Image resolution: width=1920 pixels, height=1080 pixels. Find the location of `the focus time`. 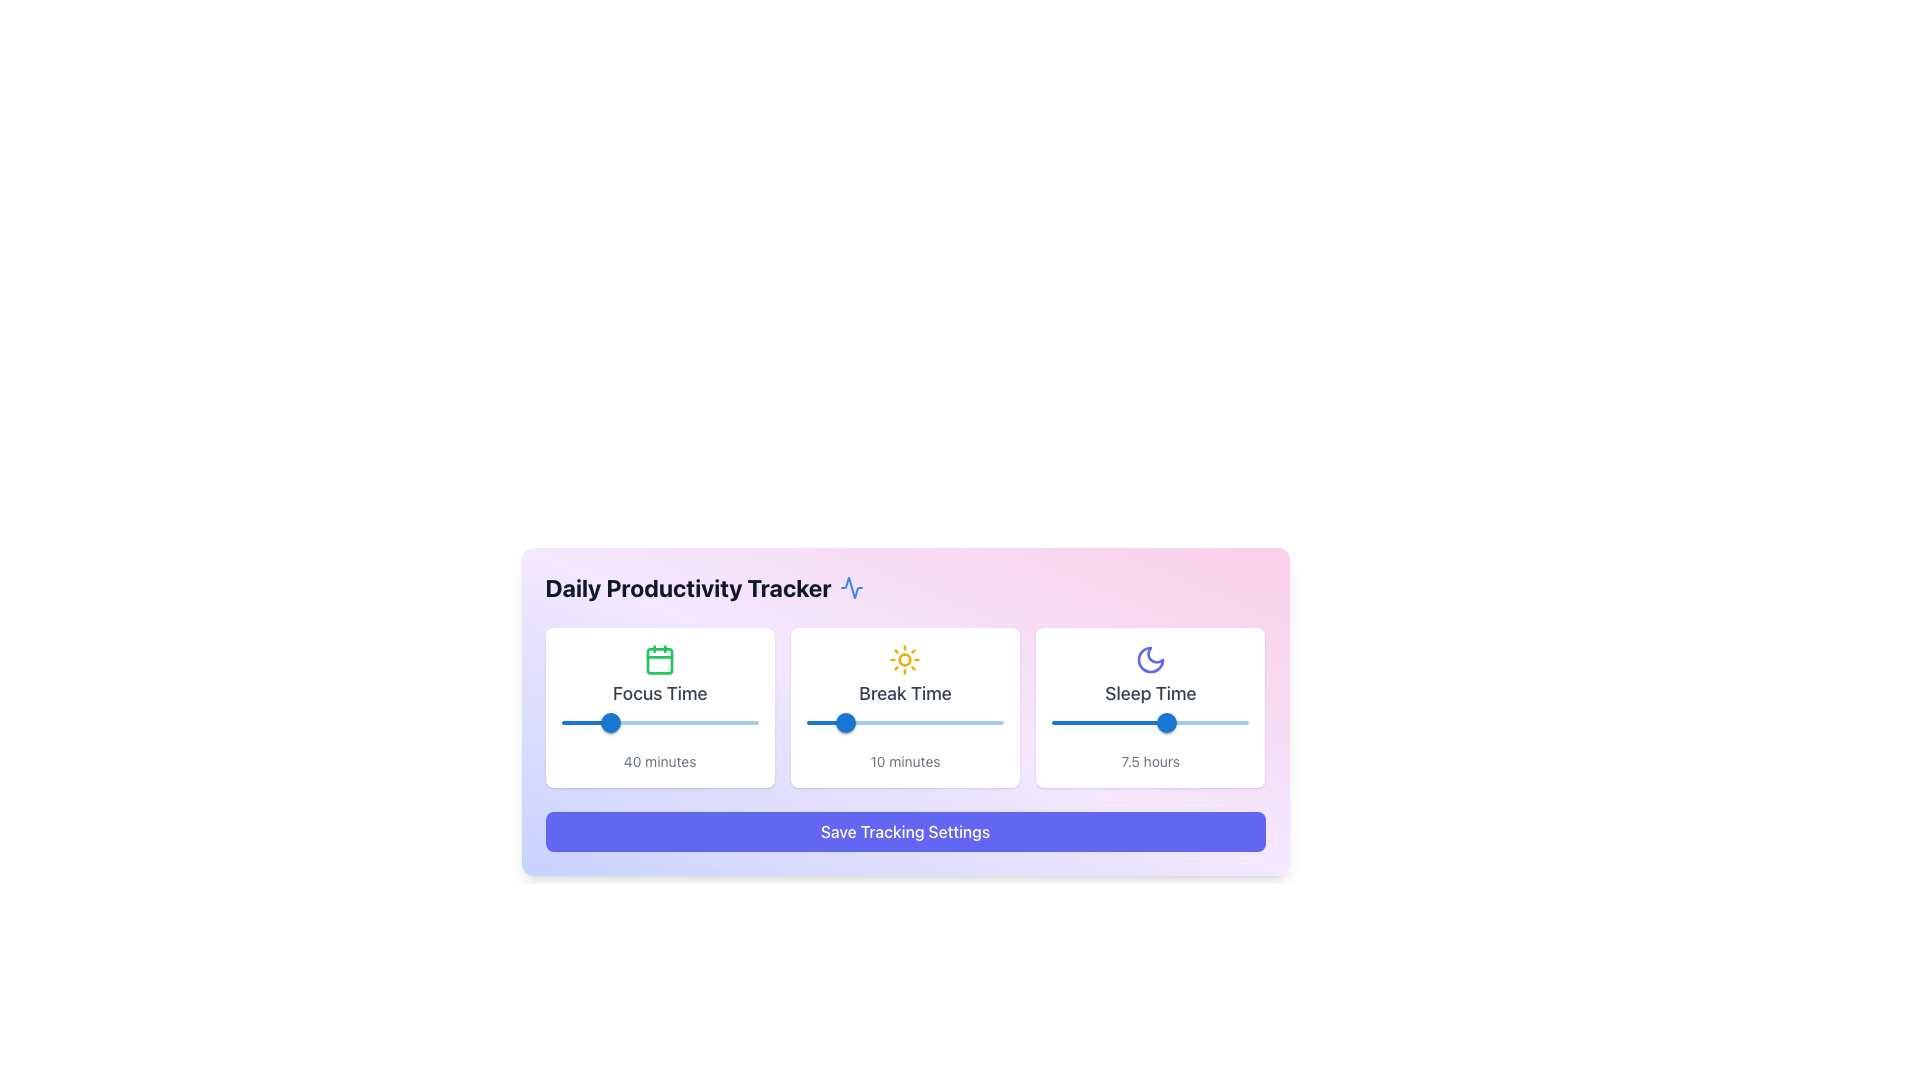

the focus time is located at coordinates (673, 722).